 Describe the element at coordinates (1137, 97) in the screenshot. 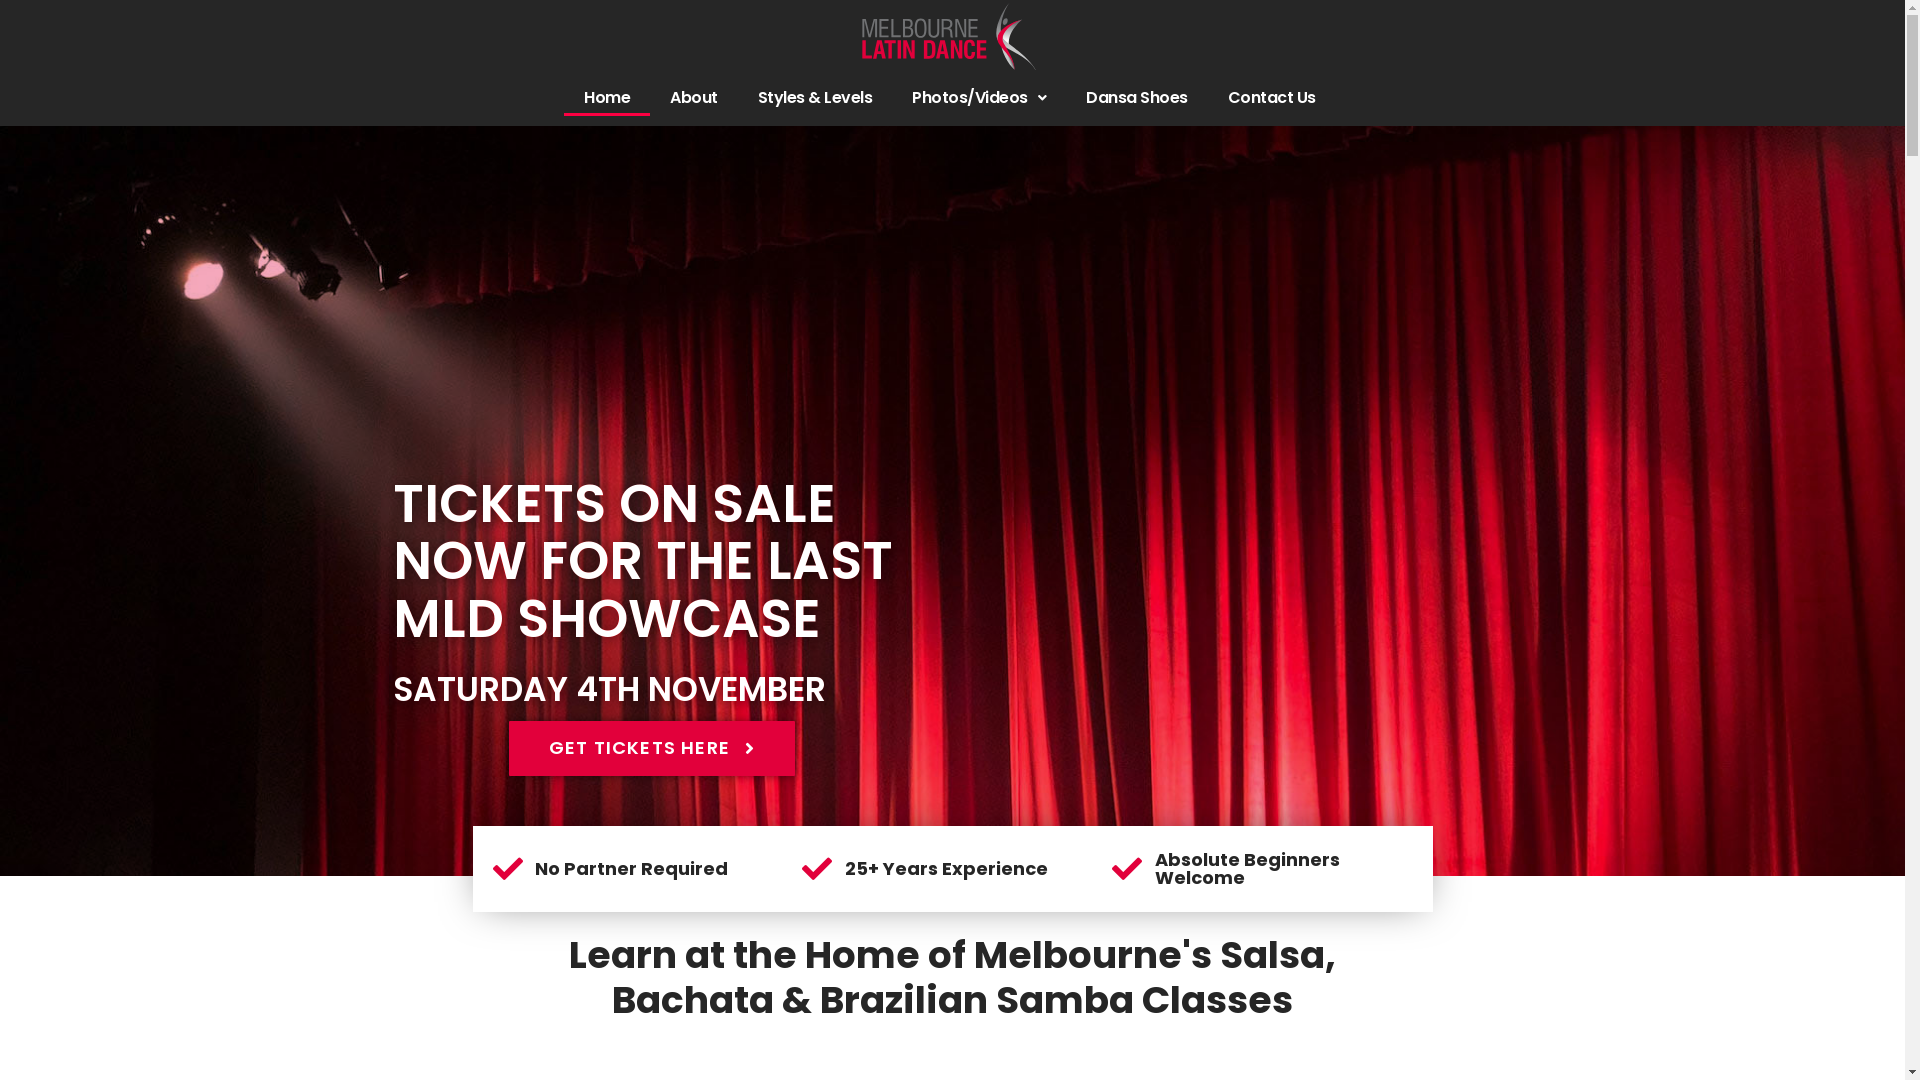

I see `'Dansa Shoes'` at that location.